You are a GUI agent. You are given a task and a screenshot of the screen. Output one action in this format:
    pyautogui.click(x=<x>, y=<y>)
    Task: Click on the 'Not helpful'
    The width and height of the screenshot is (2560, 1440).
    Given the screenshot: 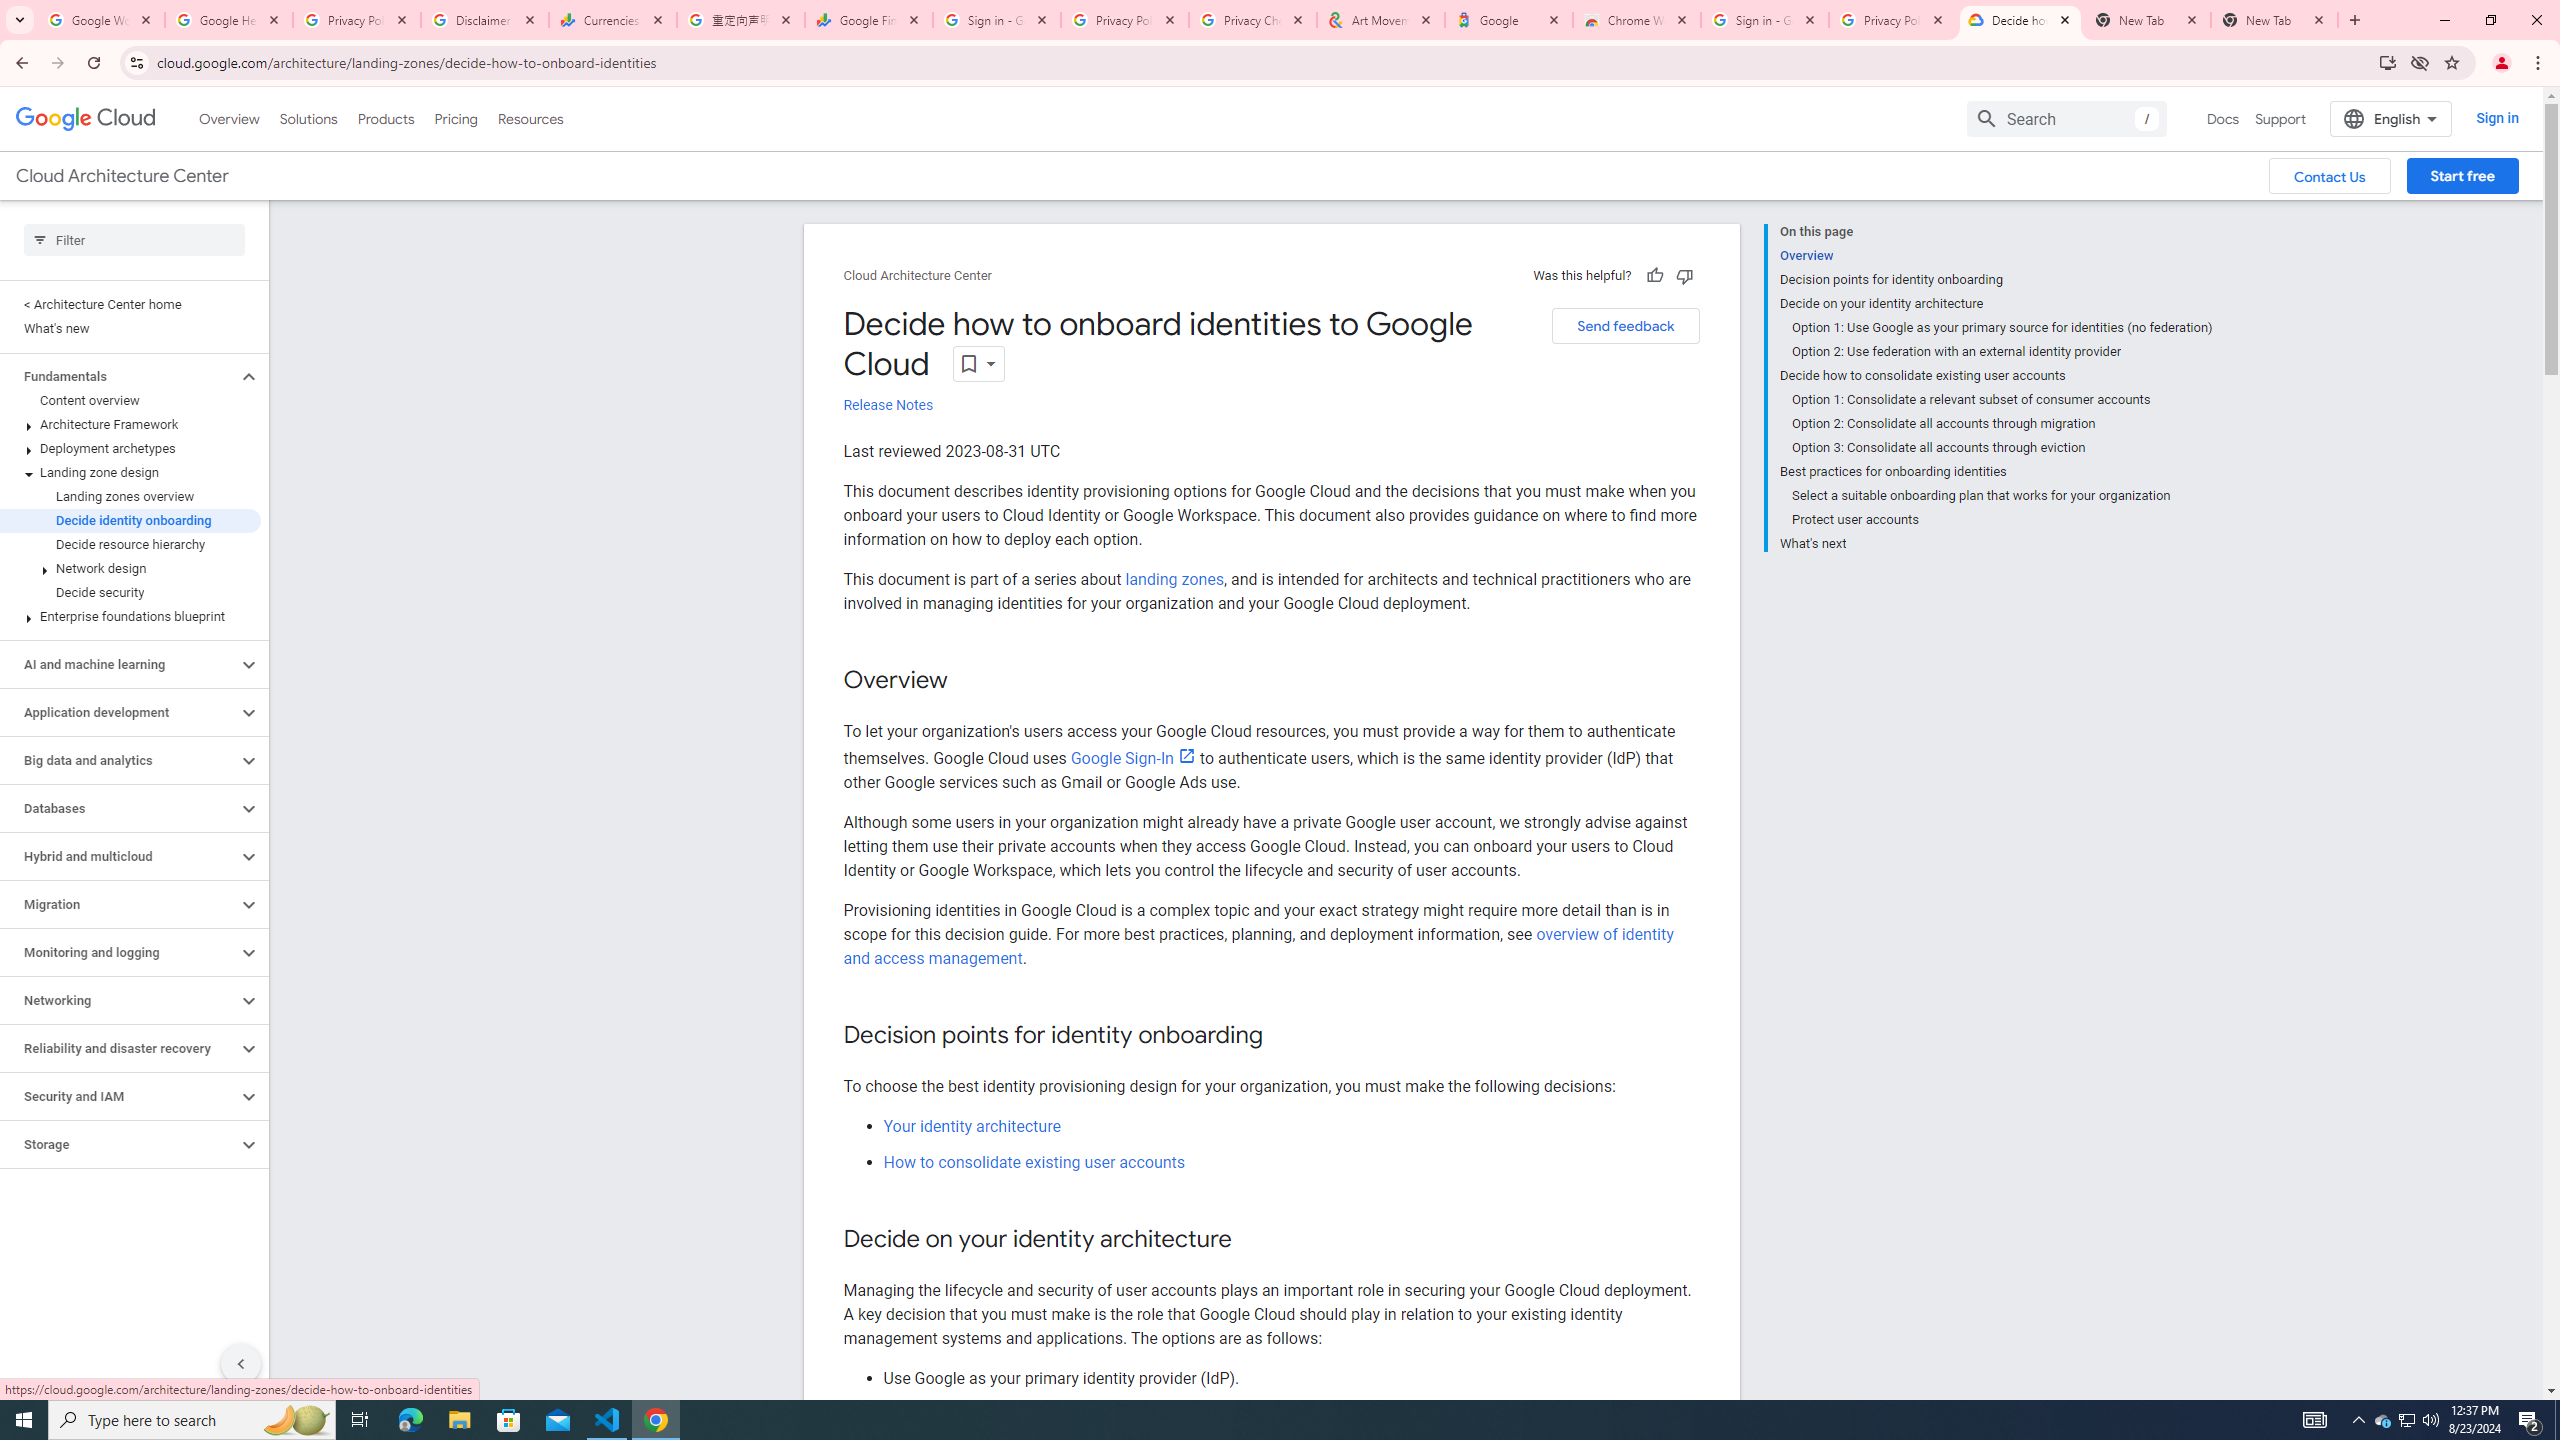 What is the action you would take?
    pyautogui.click(x=1683, y=275)
    